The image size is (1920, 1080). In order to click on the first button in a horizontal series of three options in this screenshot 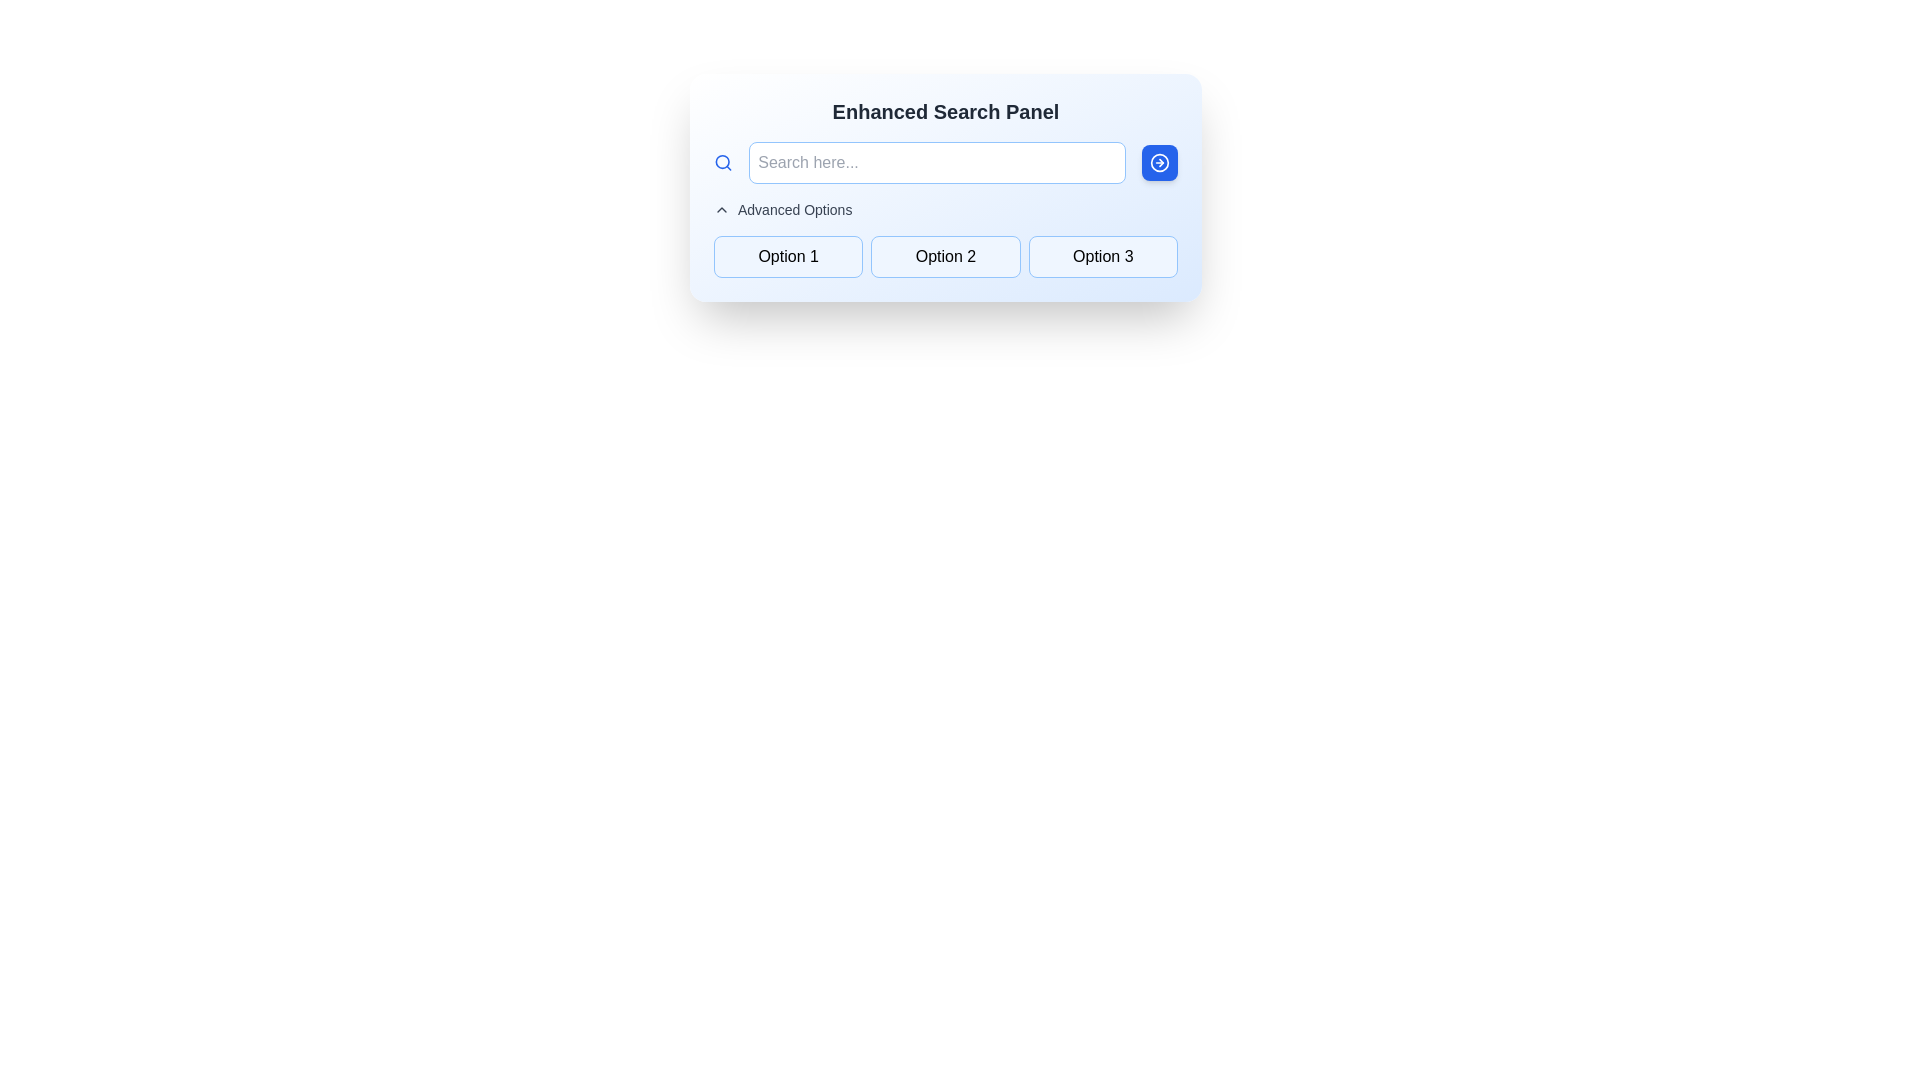, I will do `click(787, 256)`.